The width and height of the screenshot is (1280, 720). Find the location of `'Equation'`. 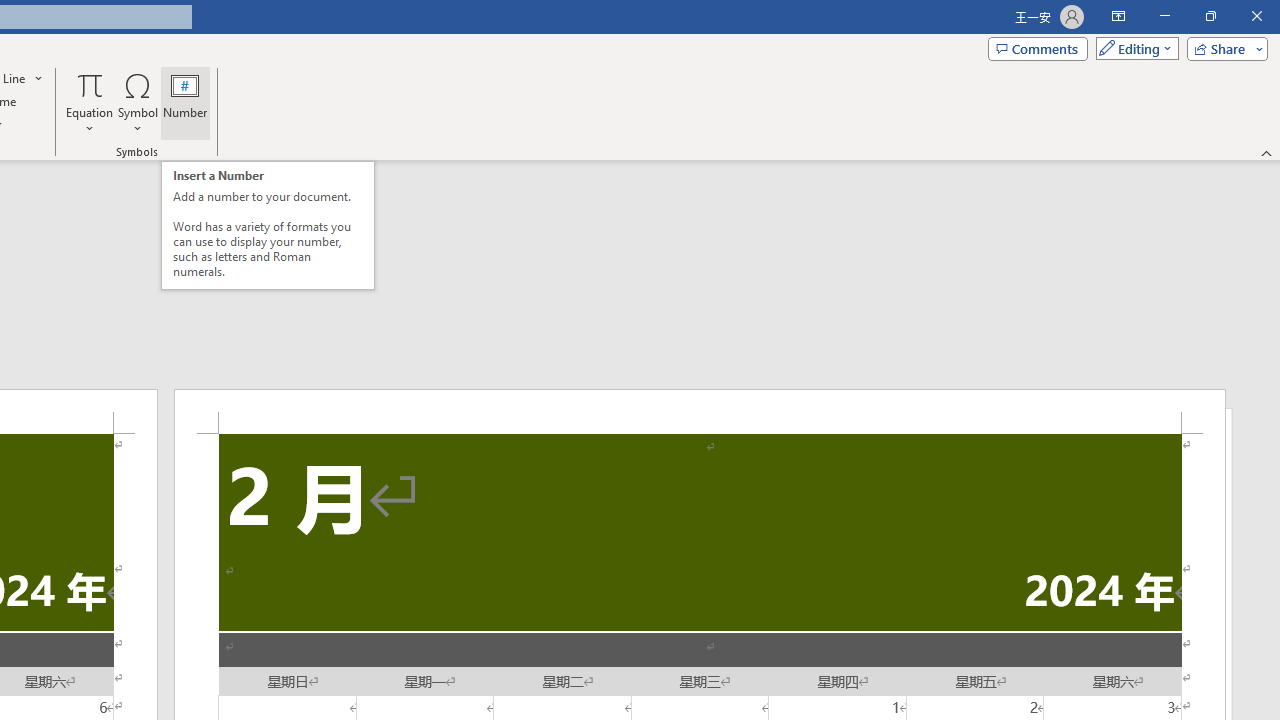

'Equation' is located at coordinates (89, 84).